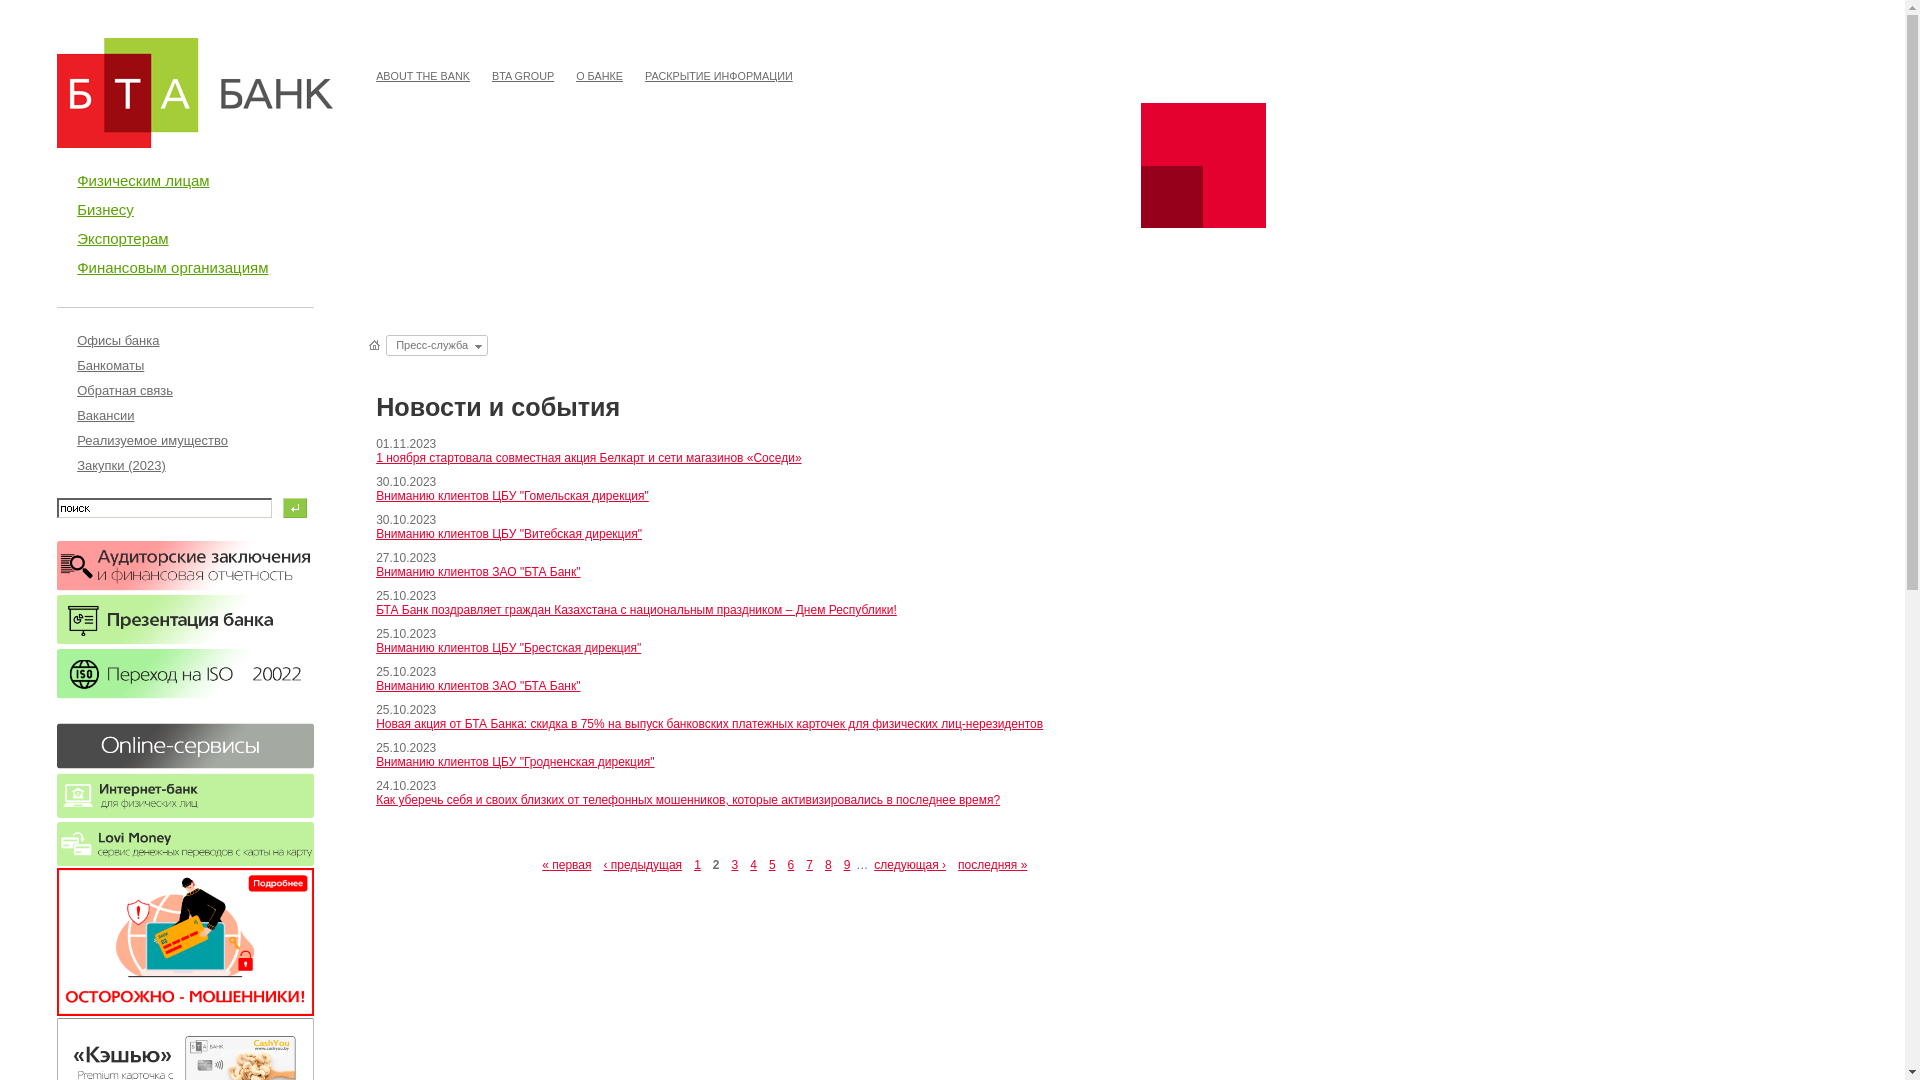 This screenshot has height=1080, width=1920. Describe the element at coordinates (847, 863) in the screenshot. I see `'9'` at that location.